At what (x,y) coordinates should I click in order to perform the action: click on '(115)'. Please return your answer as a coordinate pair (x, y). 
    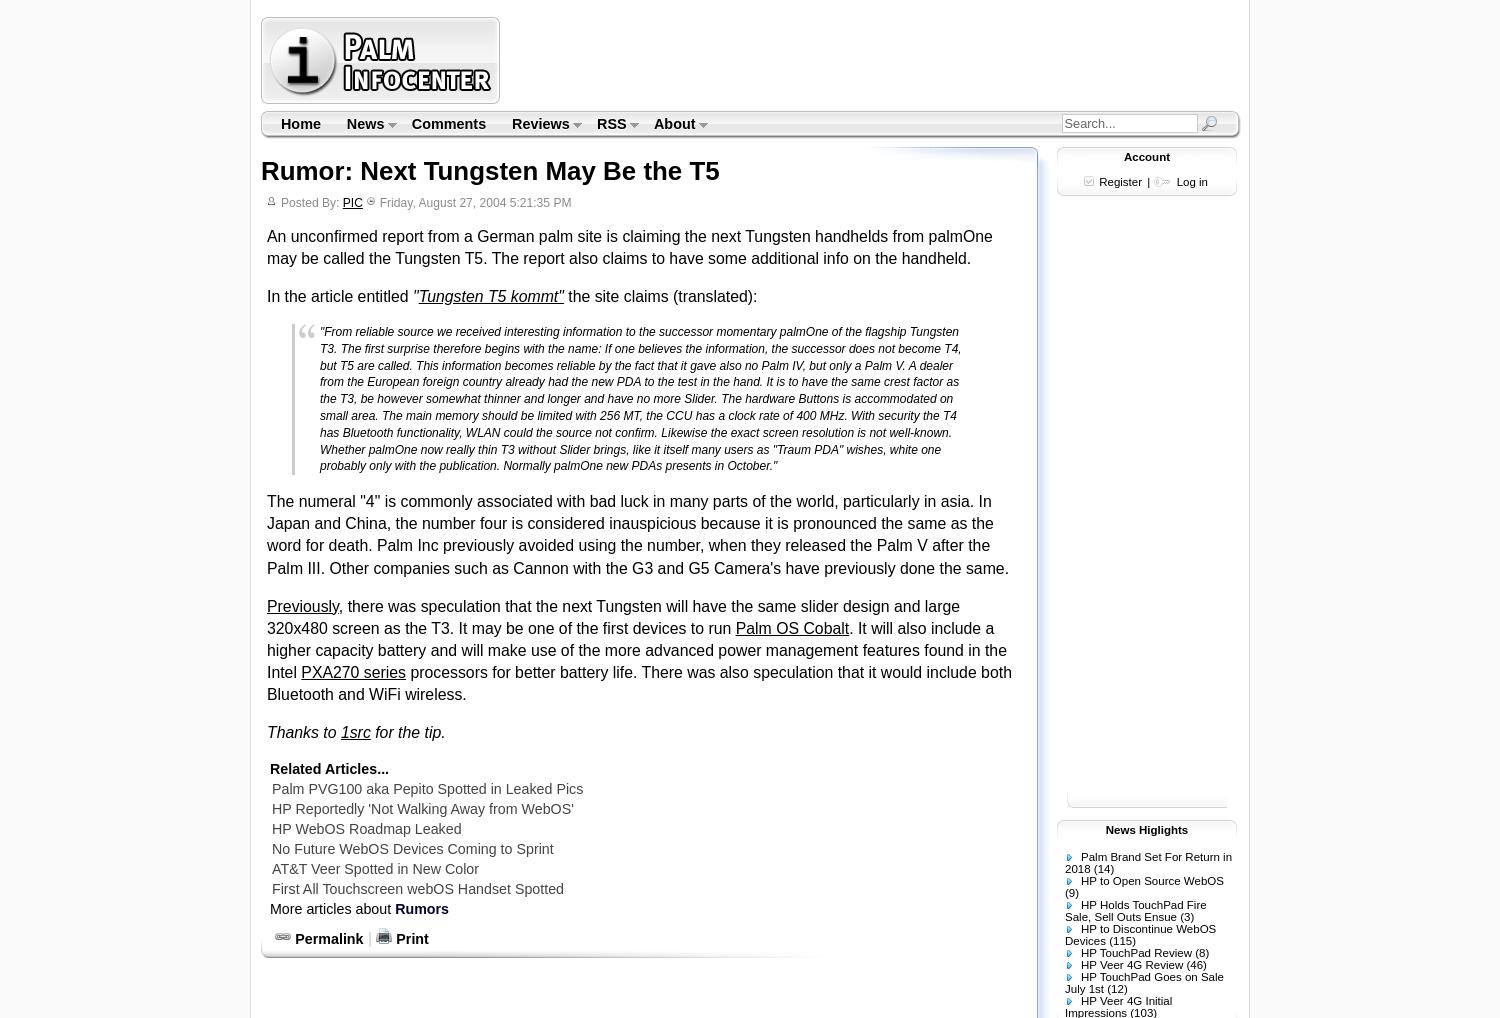
    Looking at the image, I should click on (1121, 940).